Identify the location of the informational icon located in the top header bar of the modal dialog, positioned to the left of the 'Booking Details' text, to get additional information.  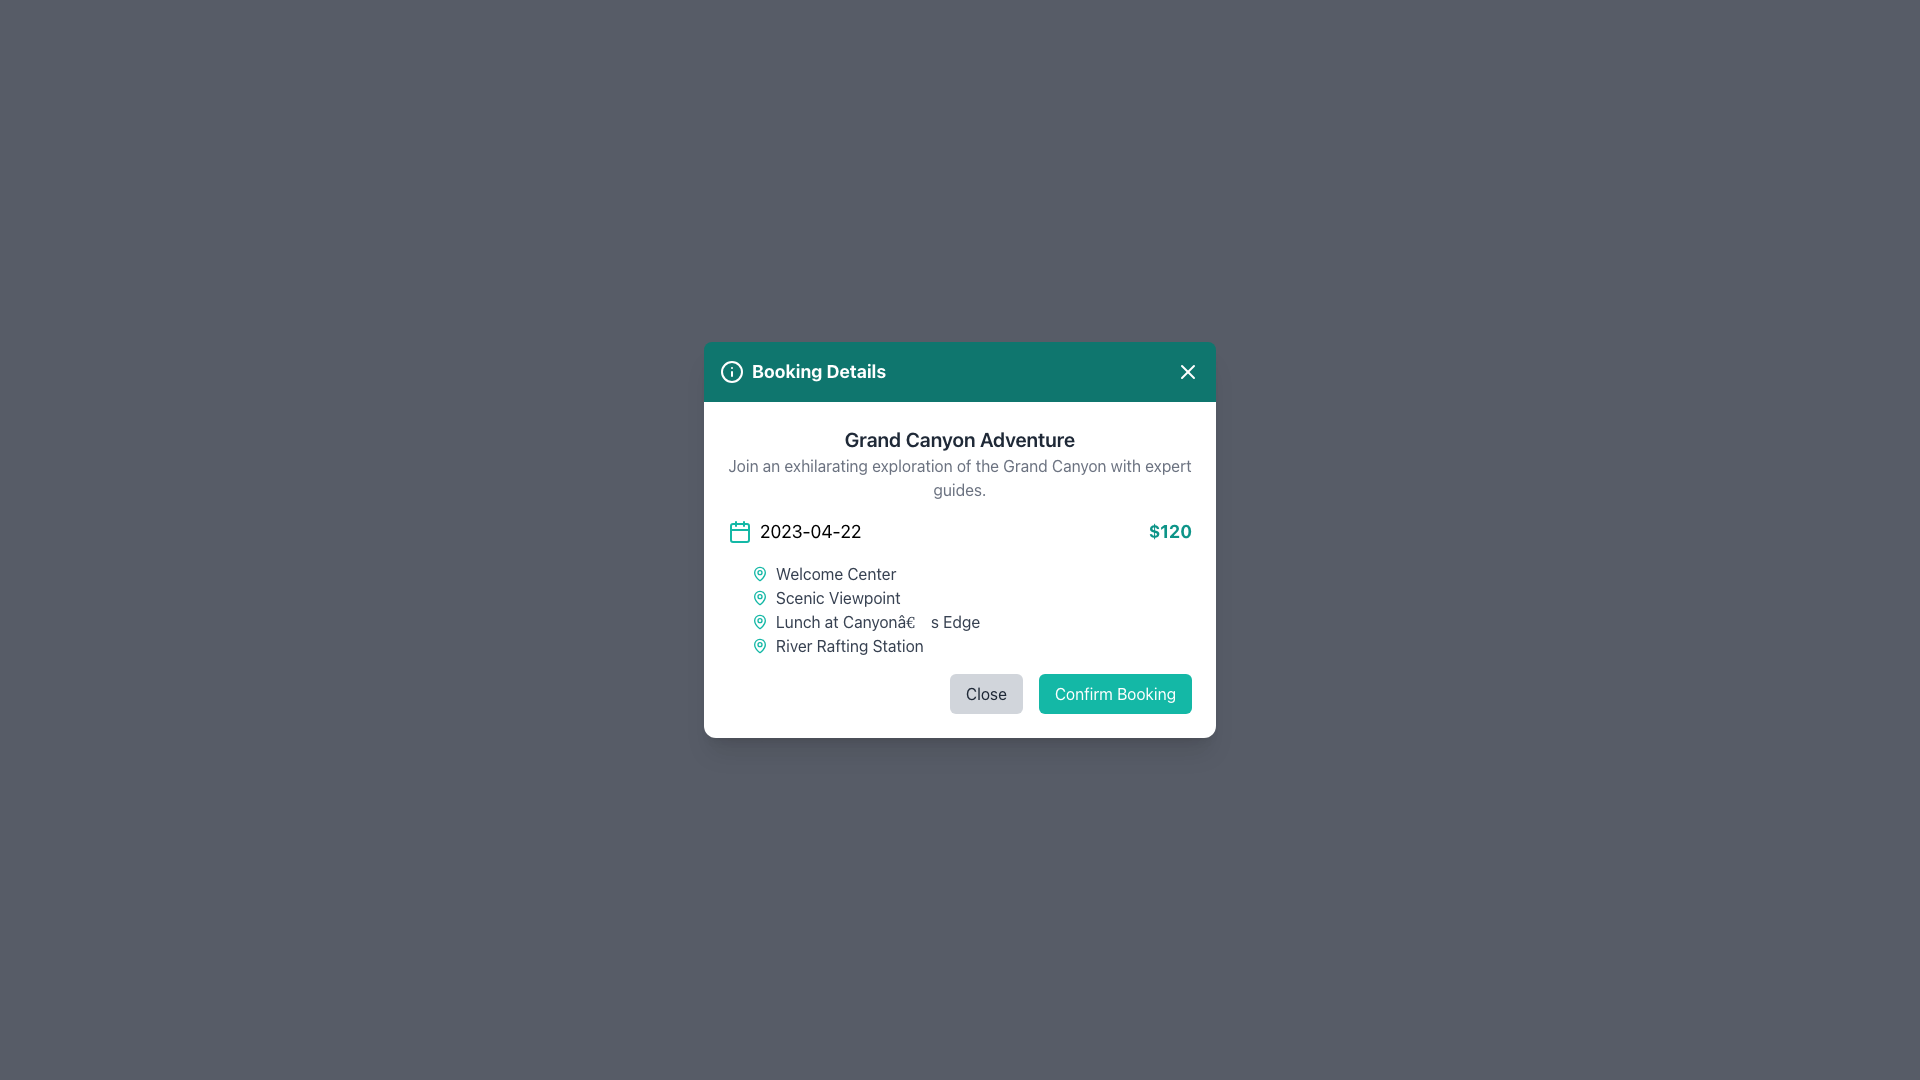
(730, 371).